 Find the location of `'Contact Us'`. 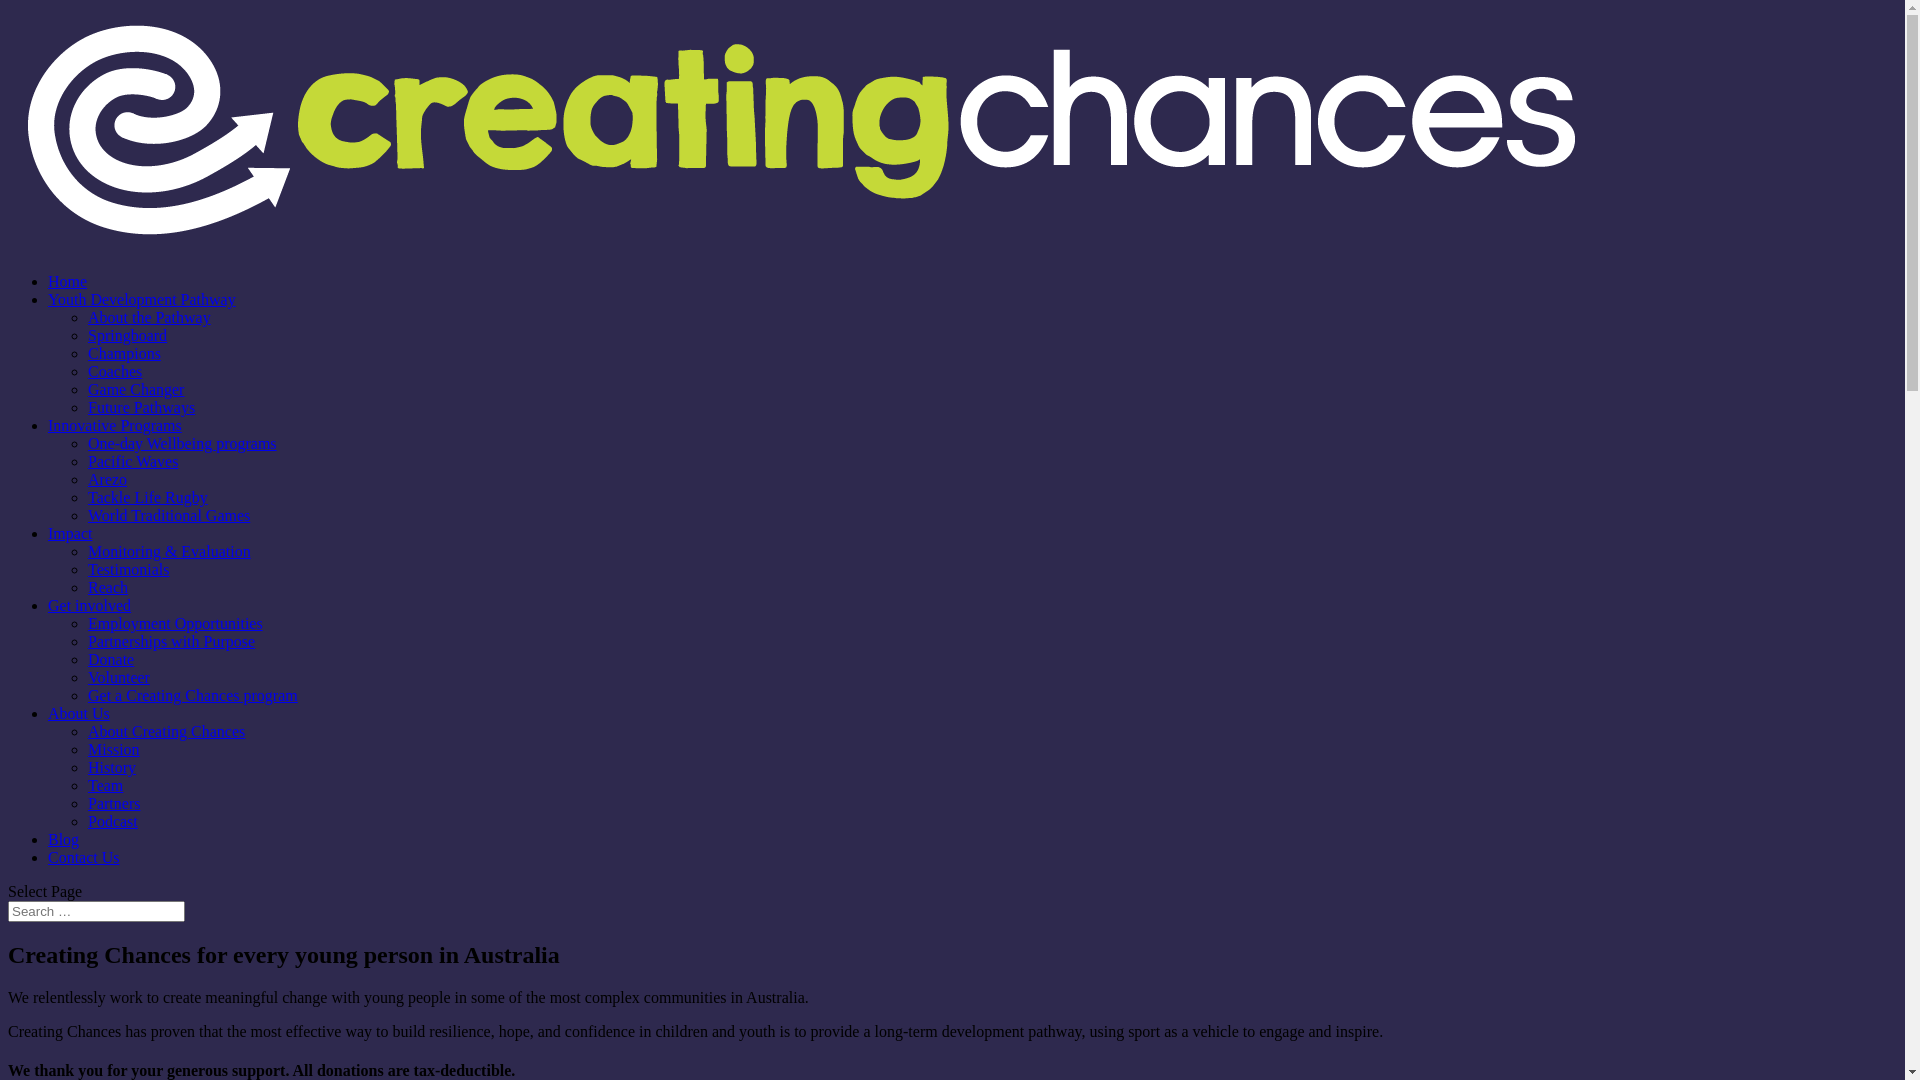

'Contact Us' is located at coordinates (82, 856).